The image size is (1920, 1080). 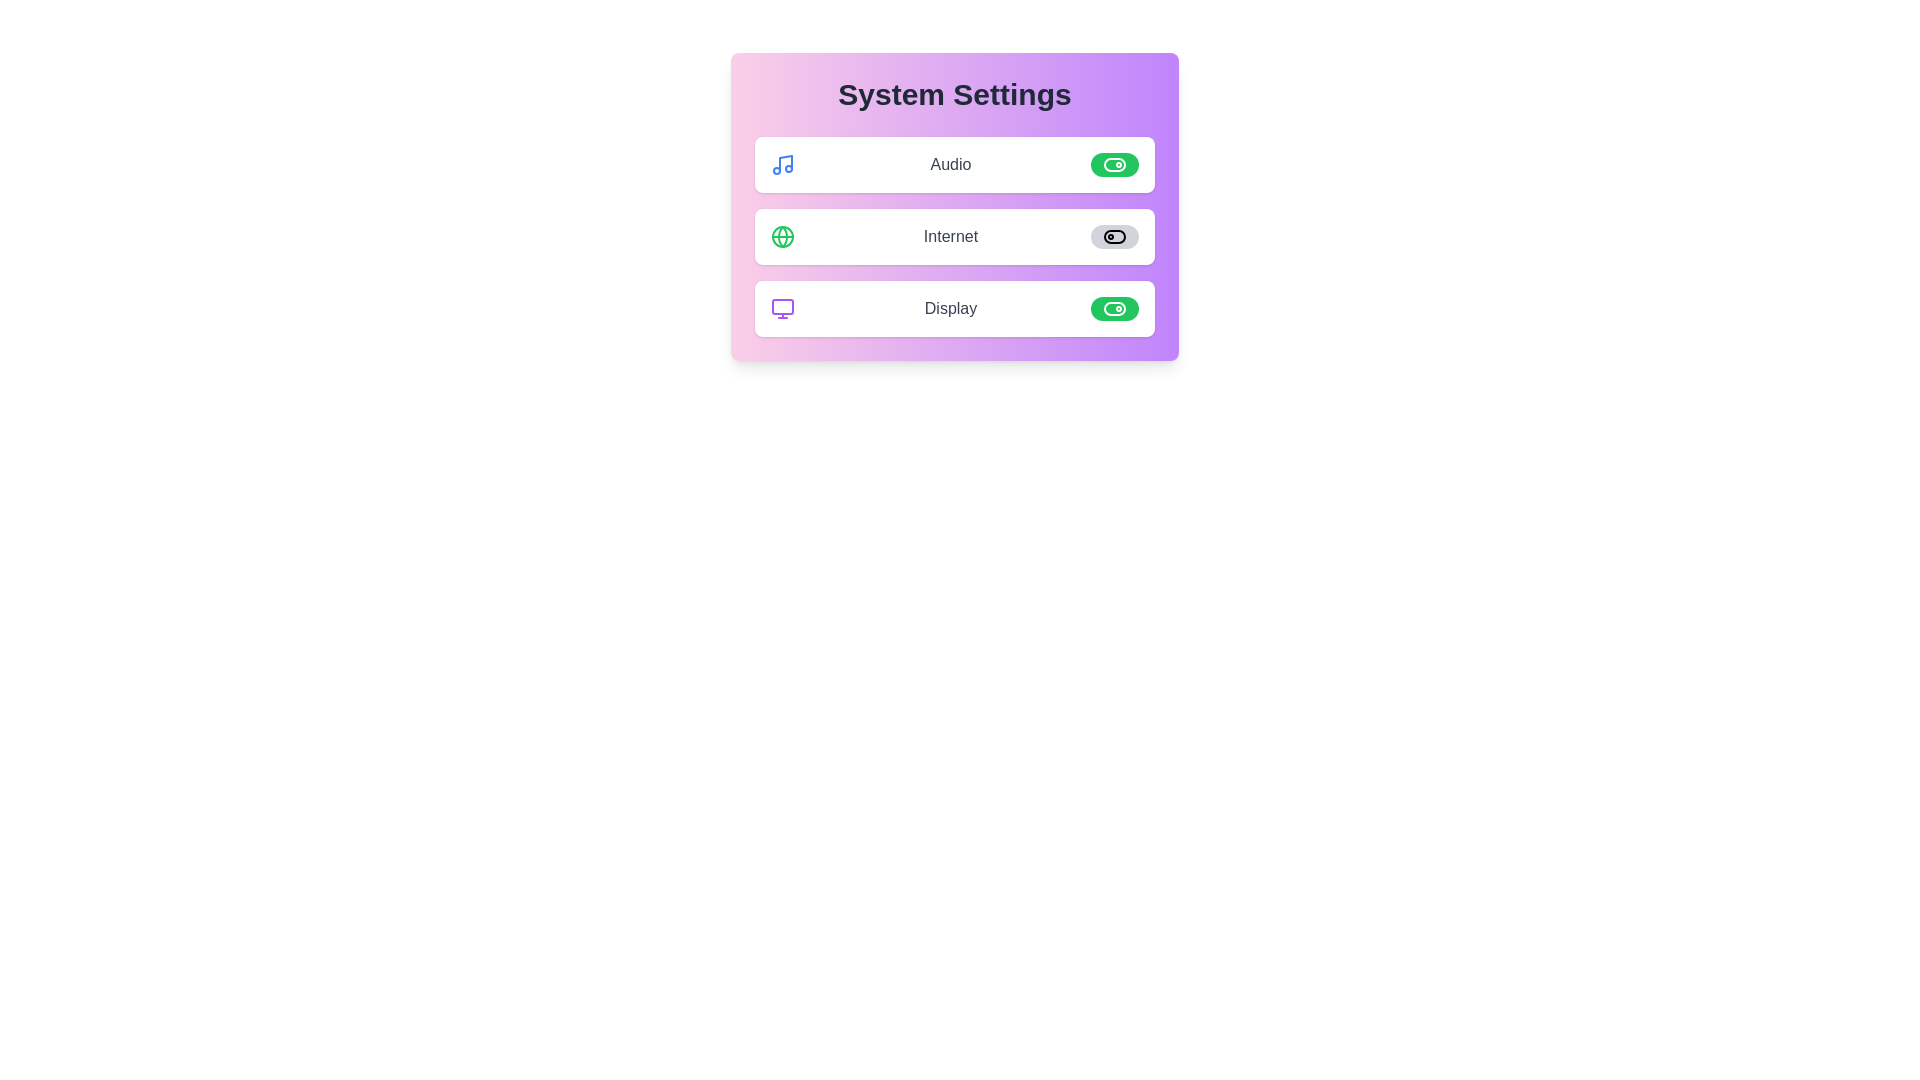 I want to click on the static text label that reads 'Display', which is the third label in a vertical list and is positioned between a monitor icon and a green toggle switch, so click(x=949, y=308).